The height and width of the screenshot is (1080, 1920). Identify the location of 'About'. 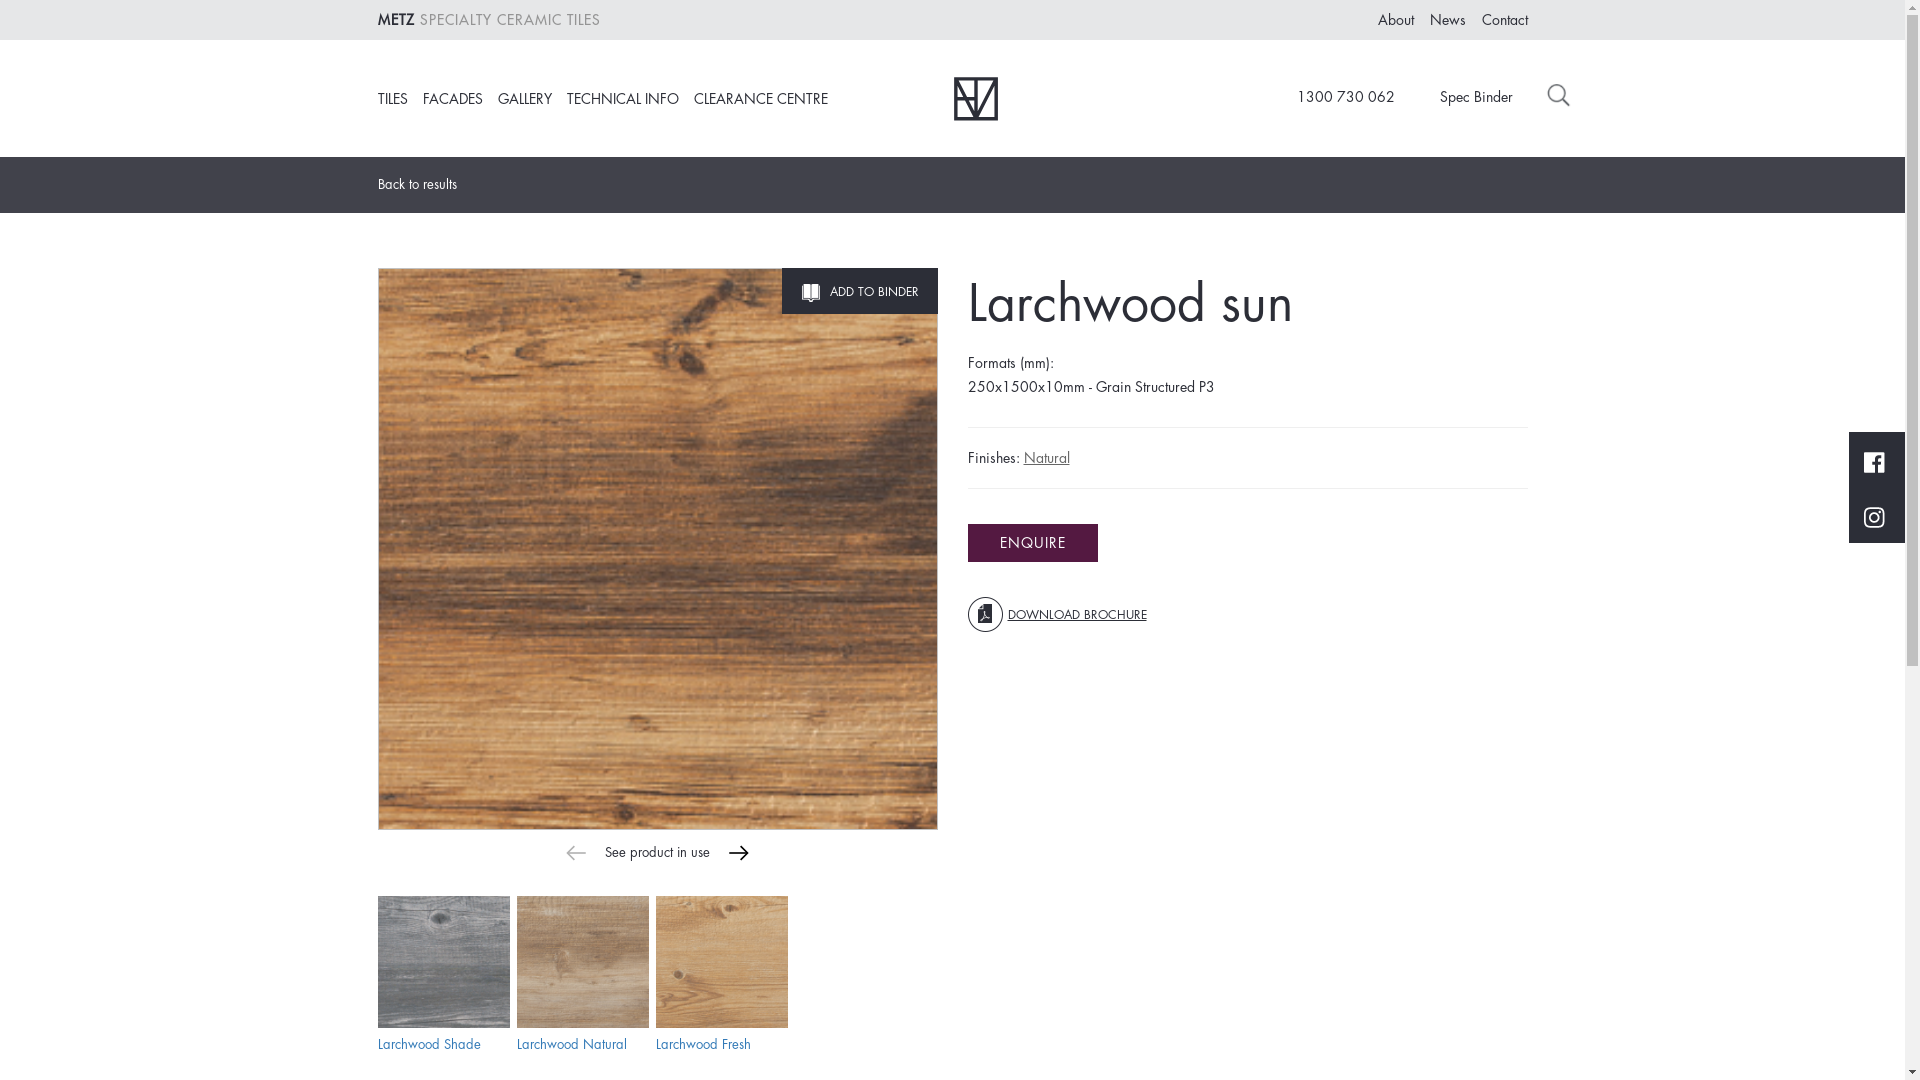
(1395, 19).